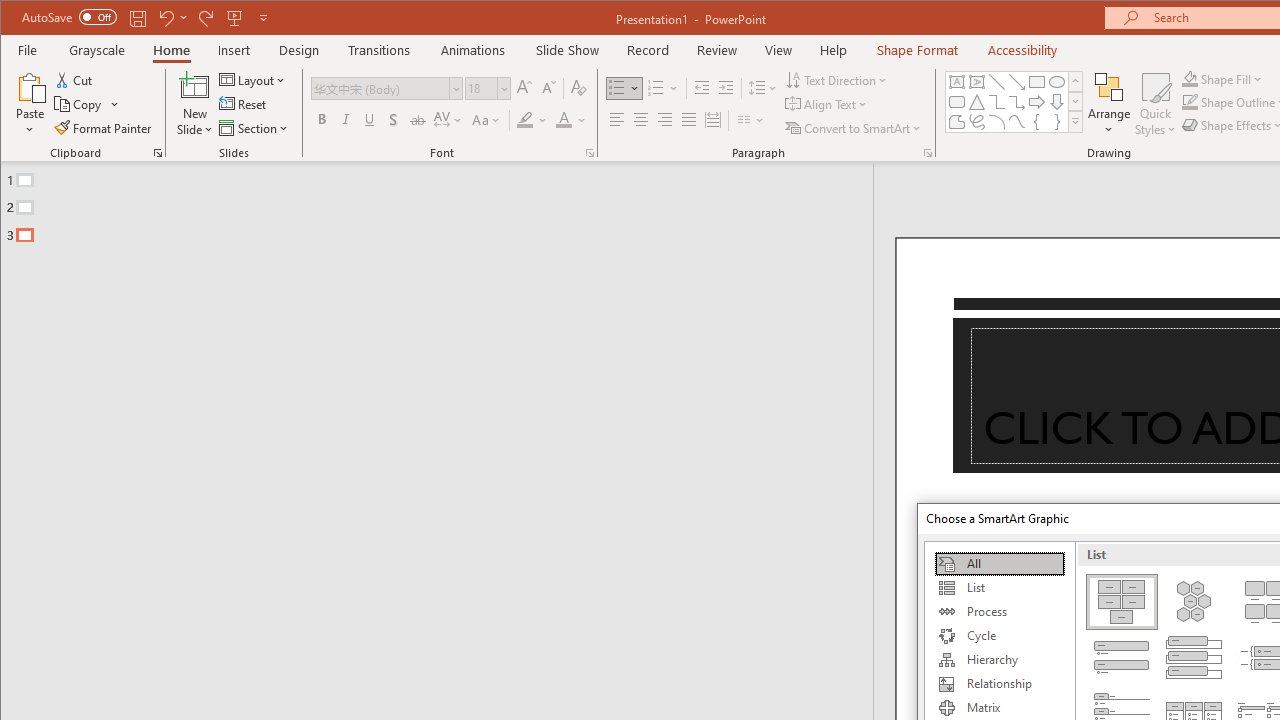  What do you see at coordinates (1189, 102) in the screenshot?
I see `'Shape Outline Blue, Accent 1'` at bounding box center [1189, 102].